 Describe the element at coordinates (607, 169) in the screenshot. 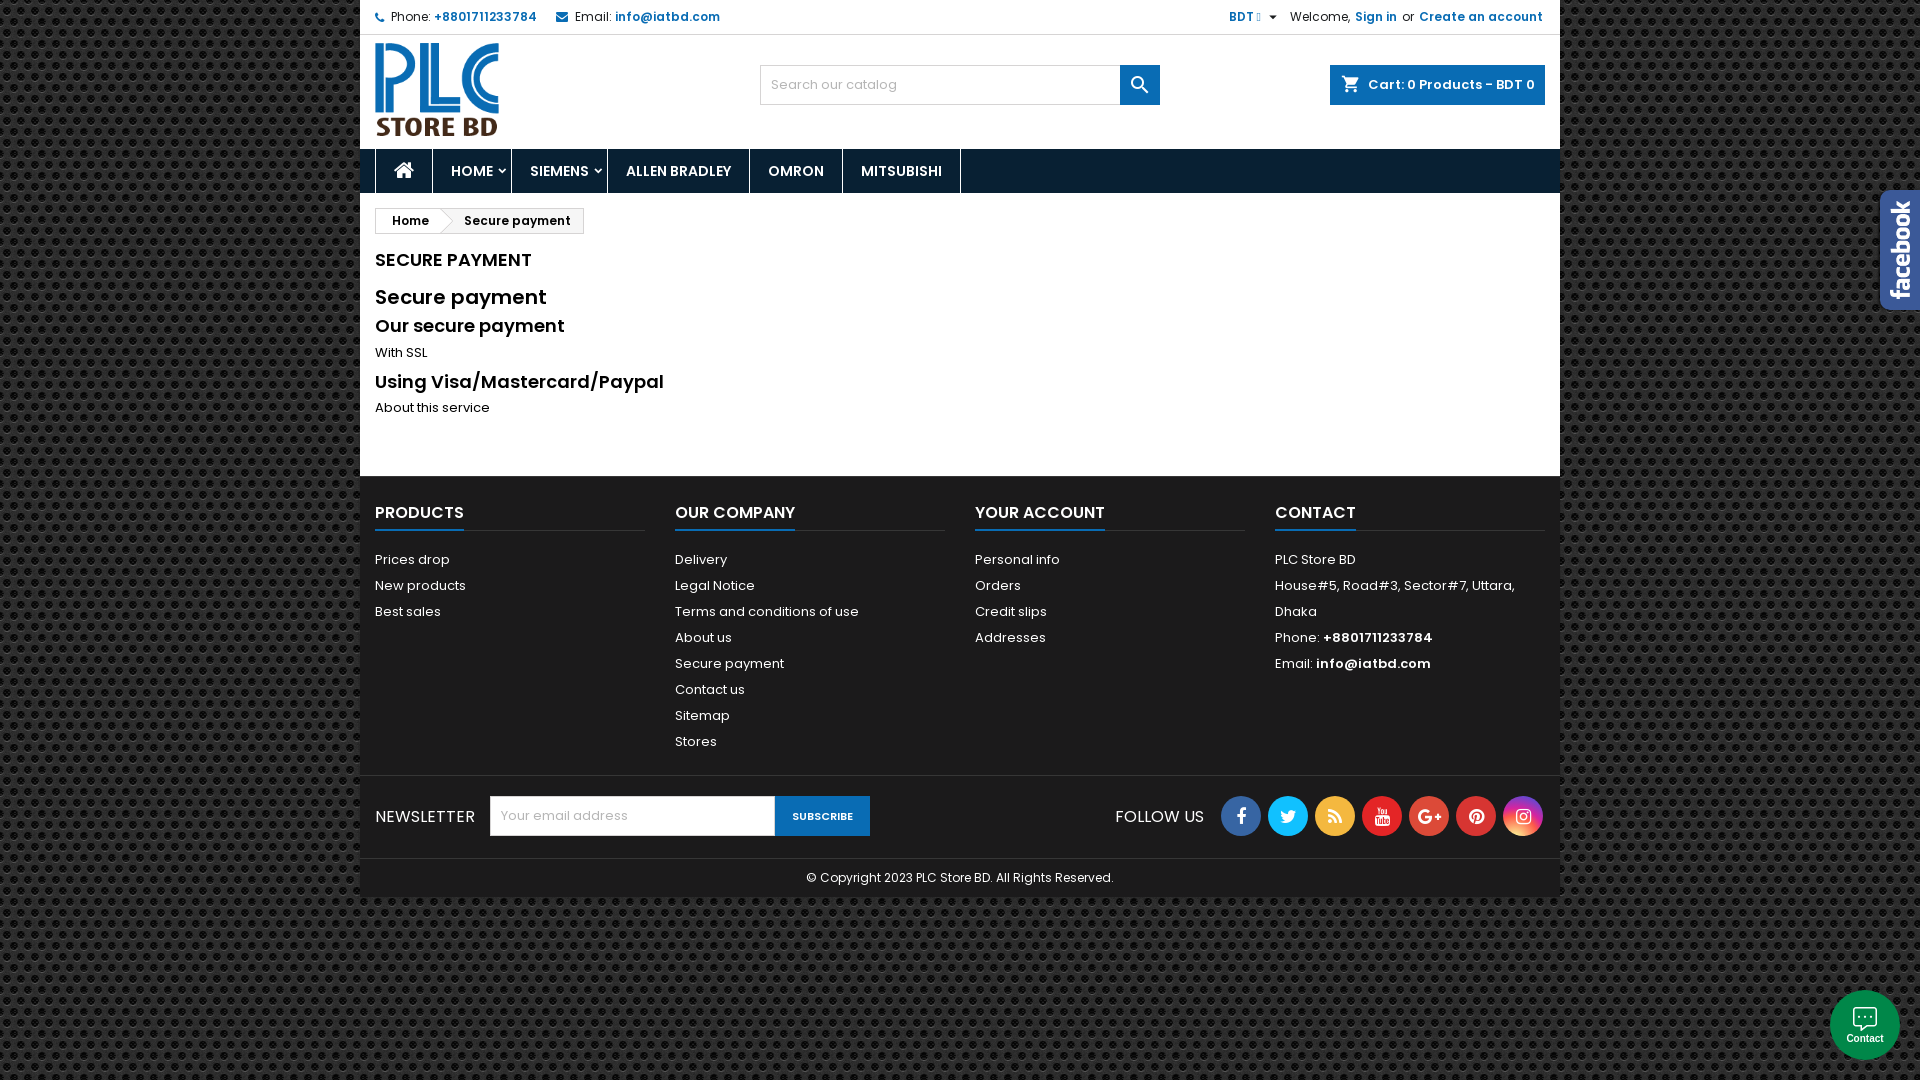

I see `'ALLEN BRADLEY'` at that location.